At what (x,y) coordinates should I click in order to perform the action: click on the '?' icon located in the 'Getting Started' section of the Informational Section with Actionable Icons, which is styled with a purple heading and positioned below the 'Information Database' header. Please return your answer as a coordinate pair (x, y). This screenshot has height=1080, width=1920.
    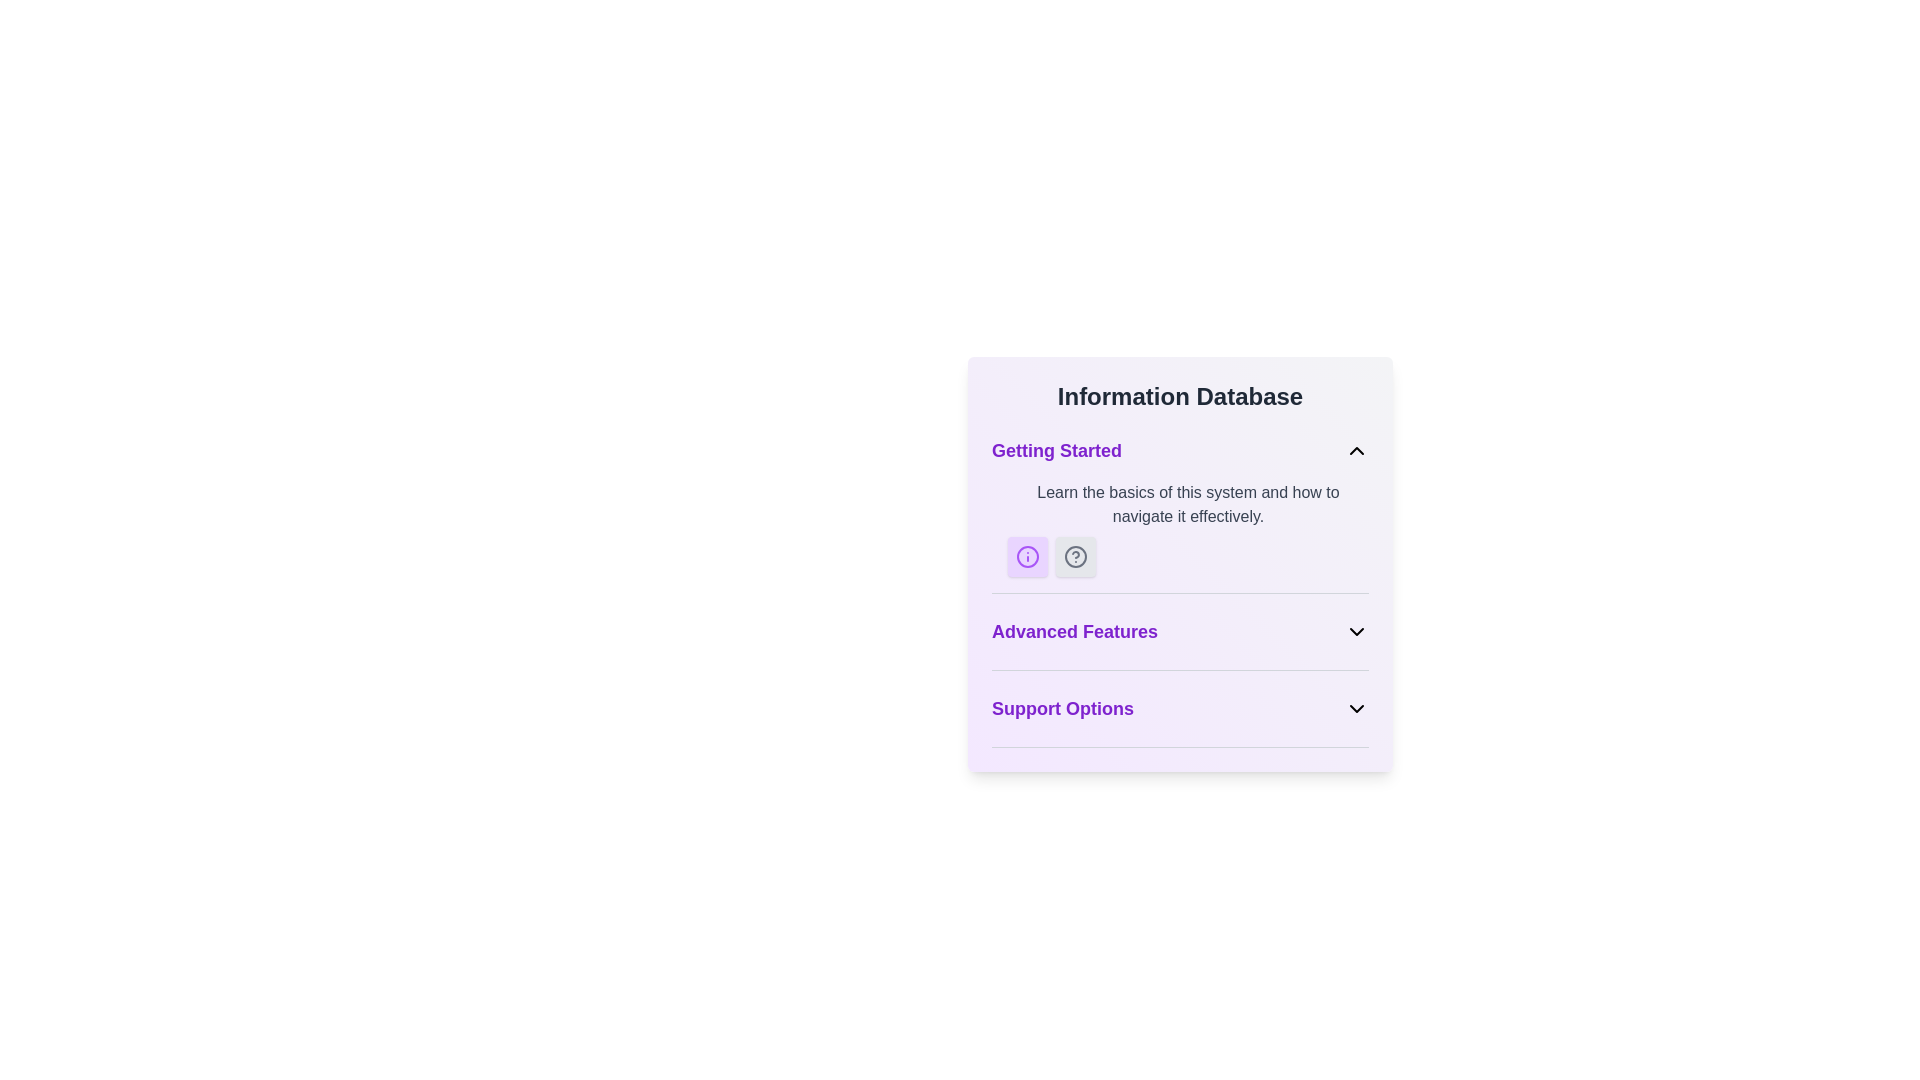
    Looking at the image, I should click on (1180, 510).